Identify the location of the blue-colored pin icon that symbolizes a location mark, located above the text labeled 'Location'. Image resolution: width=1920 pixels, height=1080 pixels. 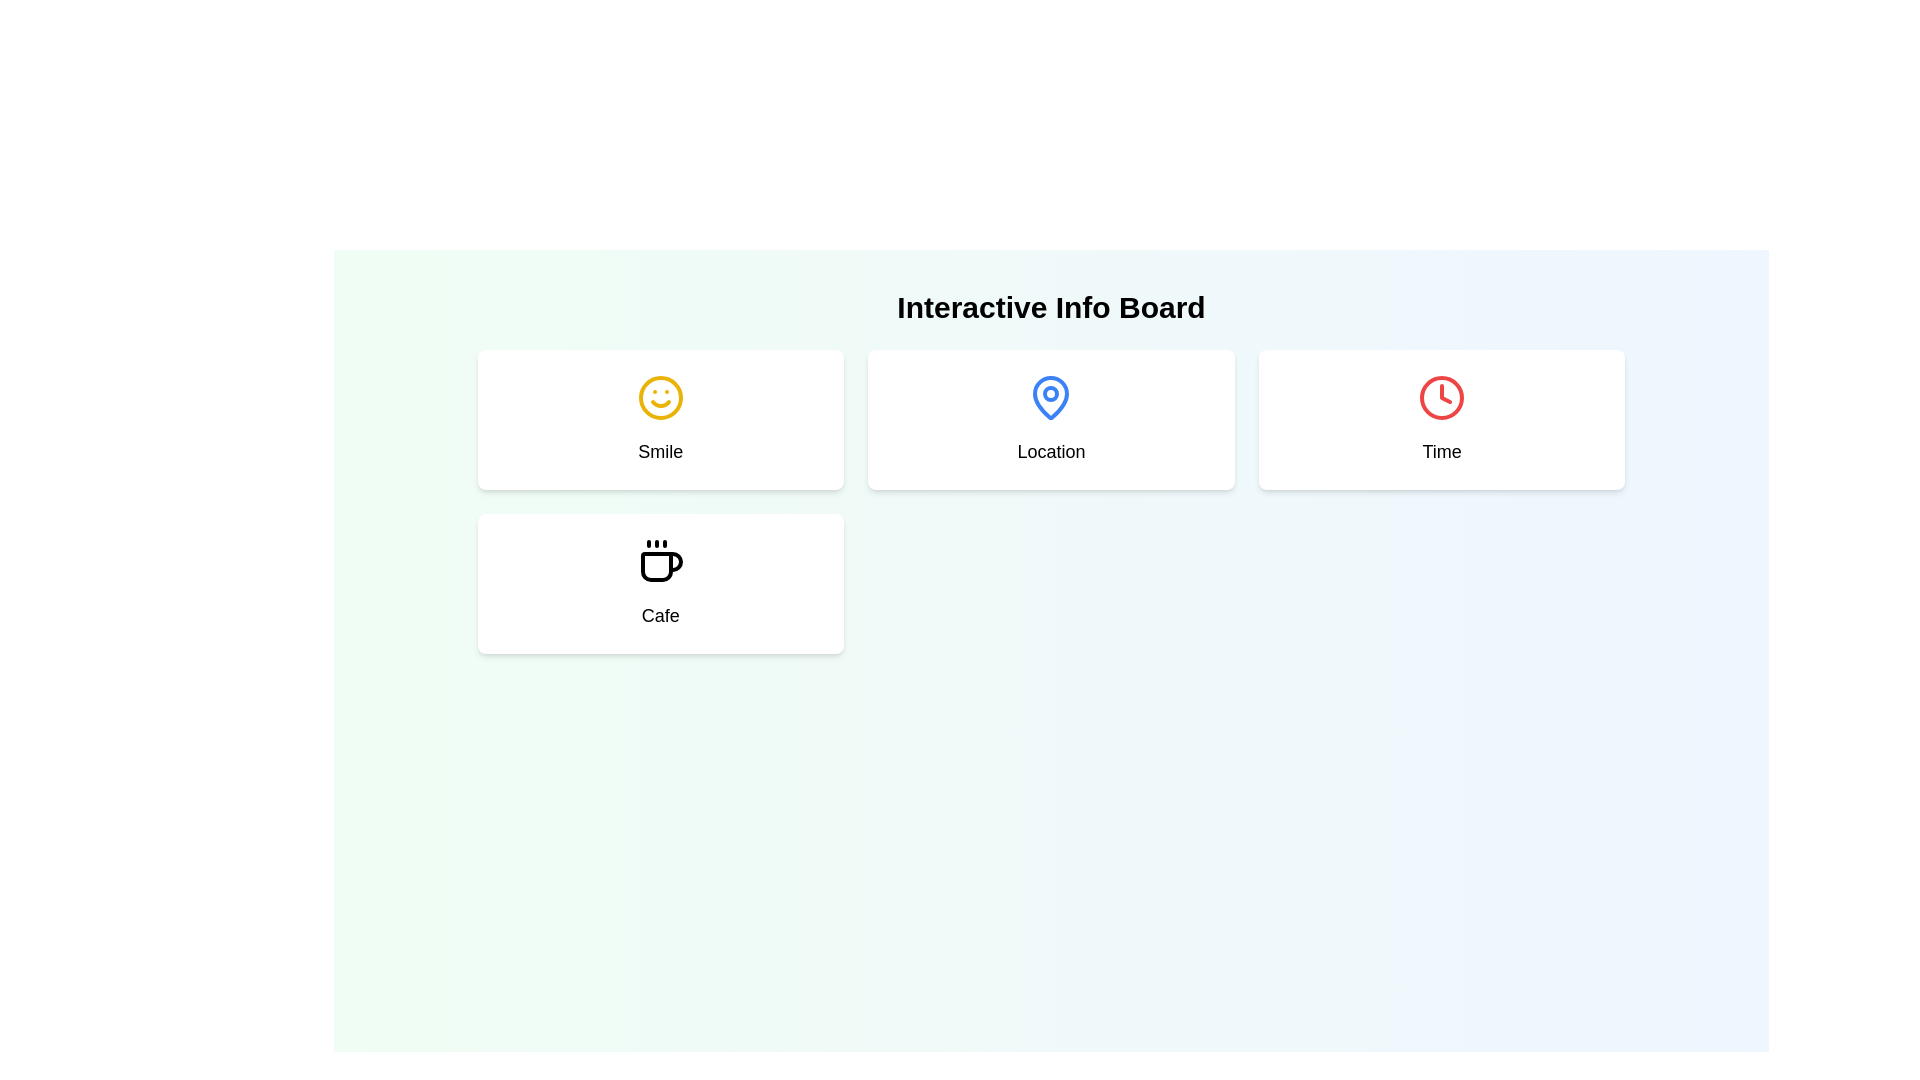
(1050, 397).